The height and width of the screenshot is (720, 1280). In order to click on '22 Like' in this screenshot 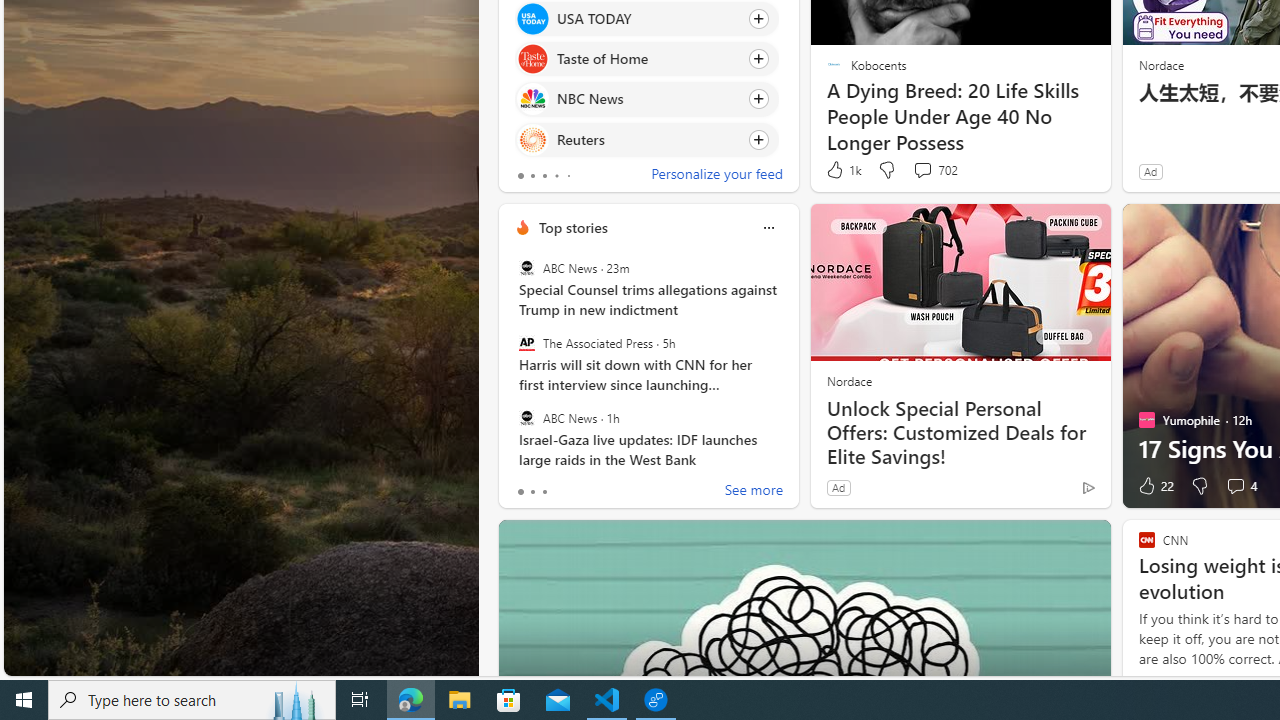, I will do `click(1154, 486)`.